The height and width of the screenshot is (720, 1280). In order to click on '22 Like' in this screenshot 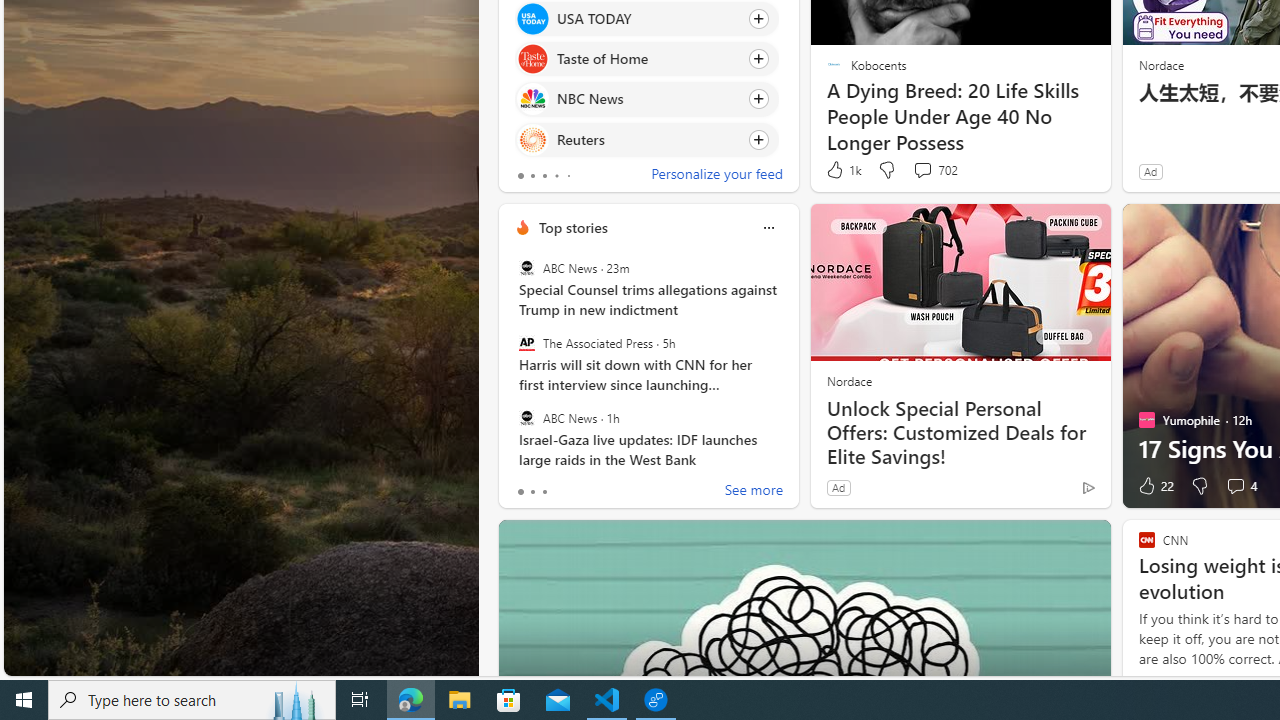, I will do `click(1154, 486)`.